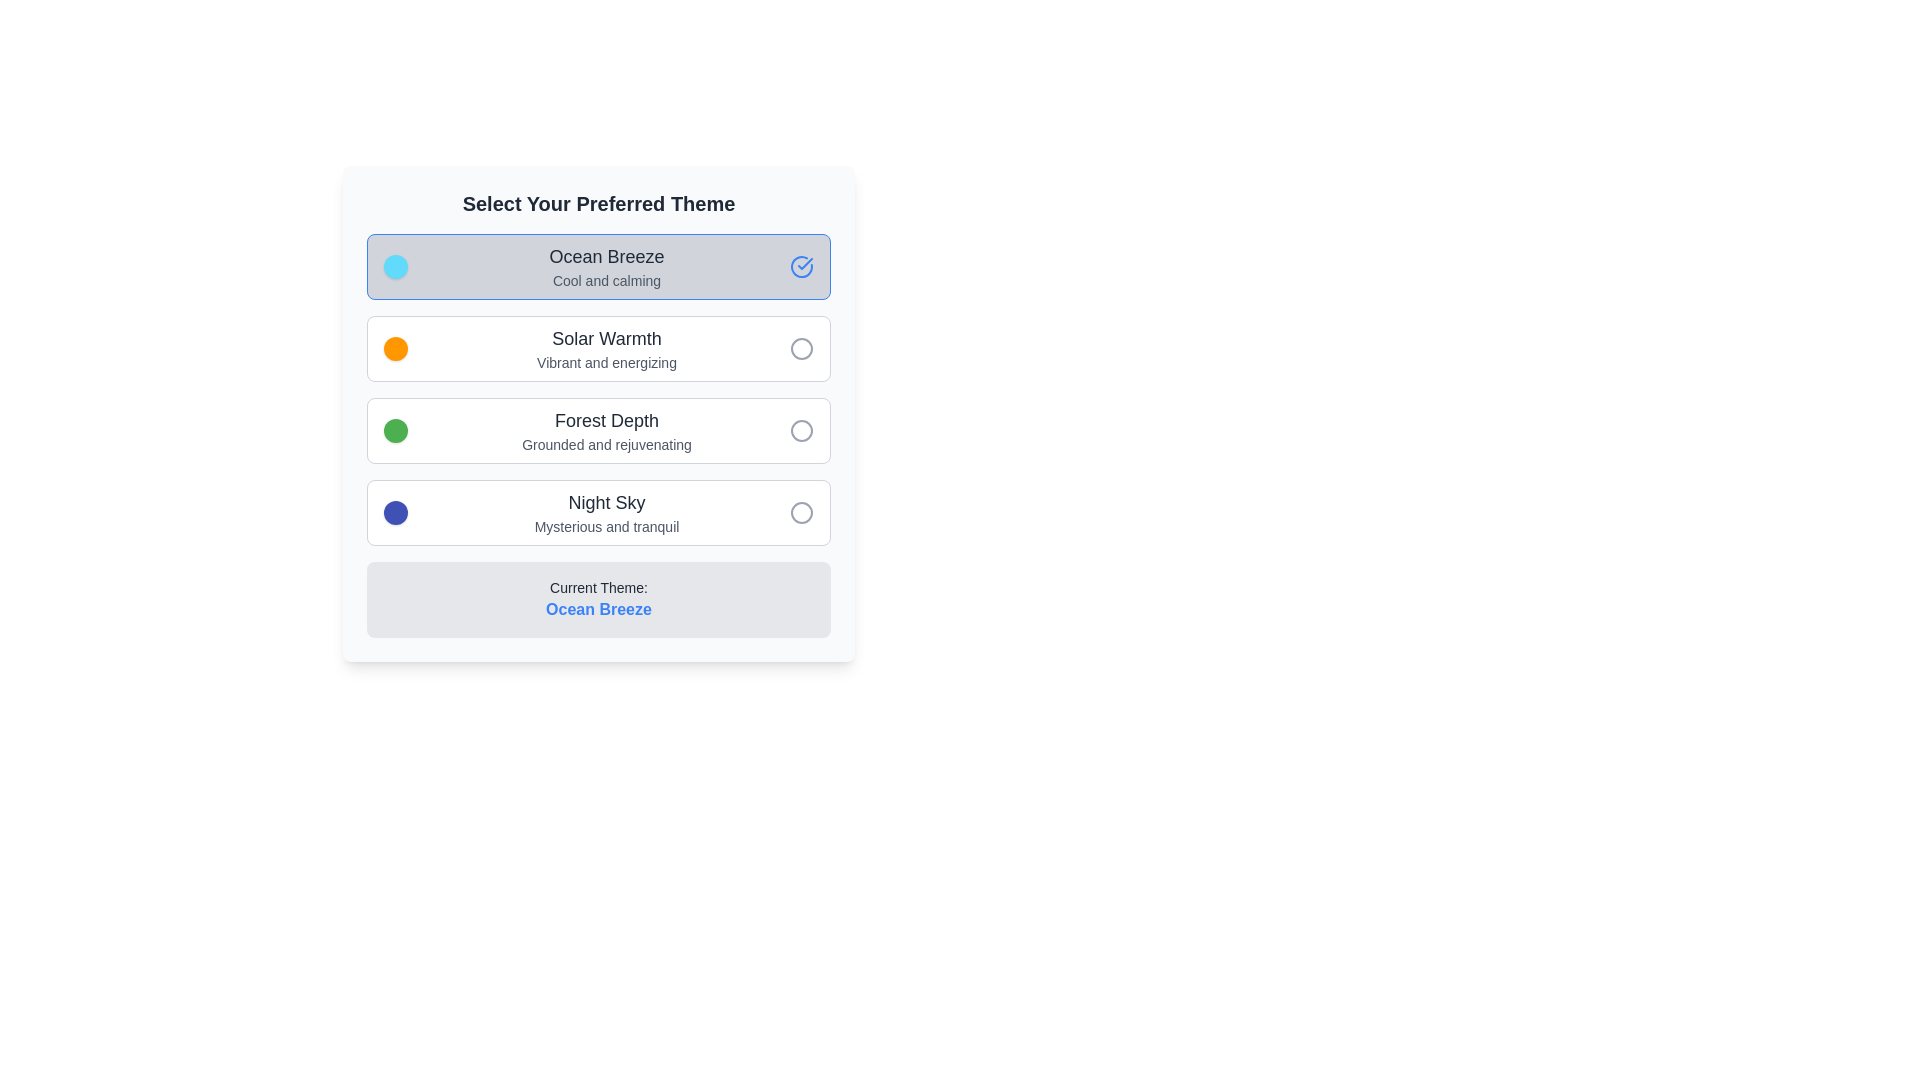 The height and width of the screenshot is (1080, 1920). Describe the element at coordinates (801, 512) in the screenshot. I see `the inner circle of the radio button indicator associated with the 'Night Sky' option` at that location.